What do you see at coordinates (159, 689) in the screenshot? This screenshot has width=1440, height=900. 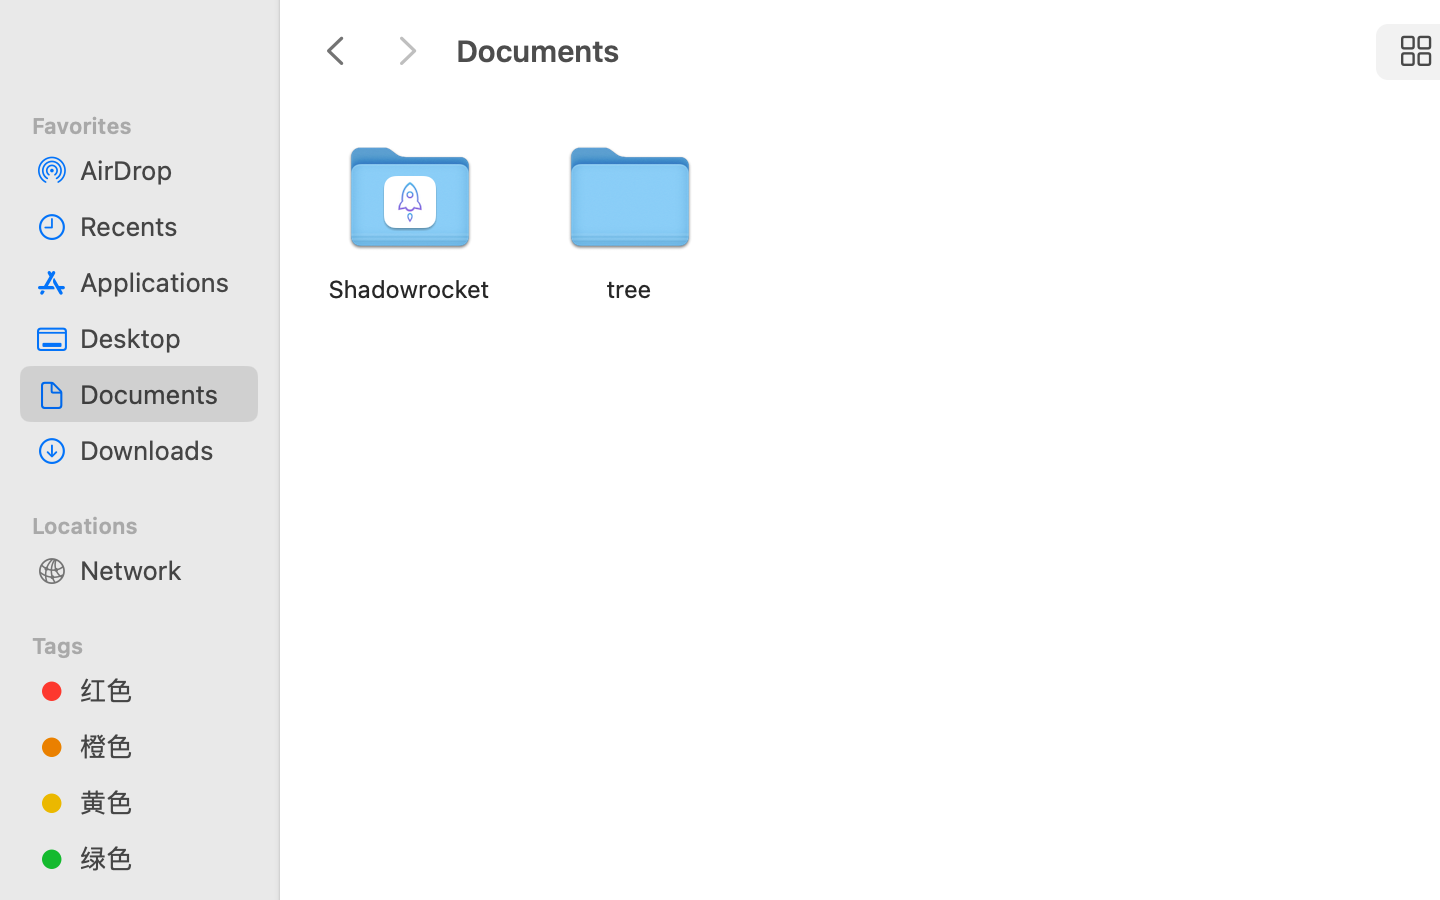 I see `'红色'` at bounding box center [159, 689].